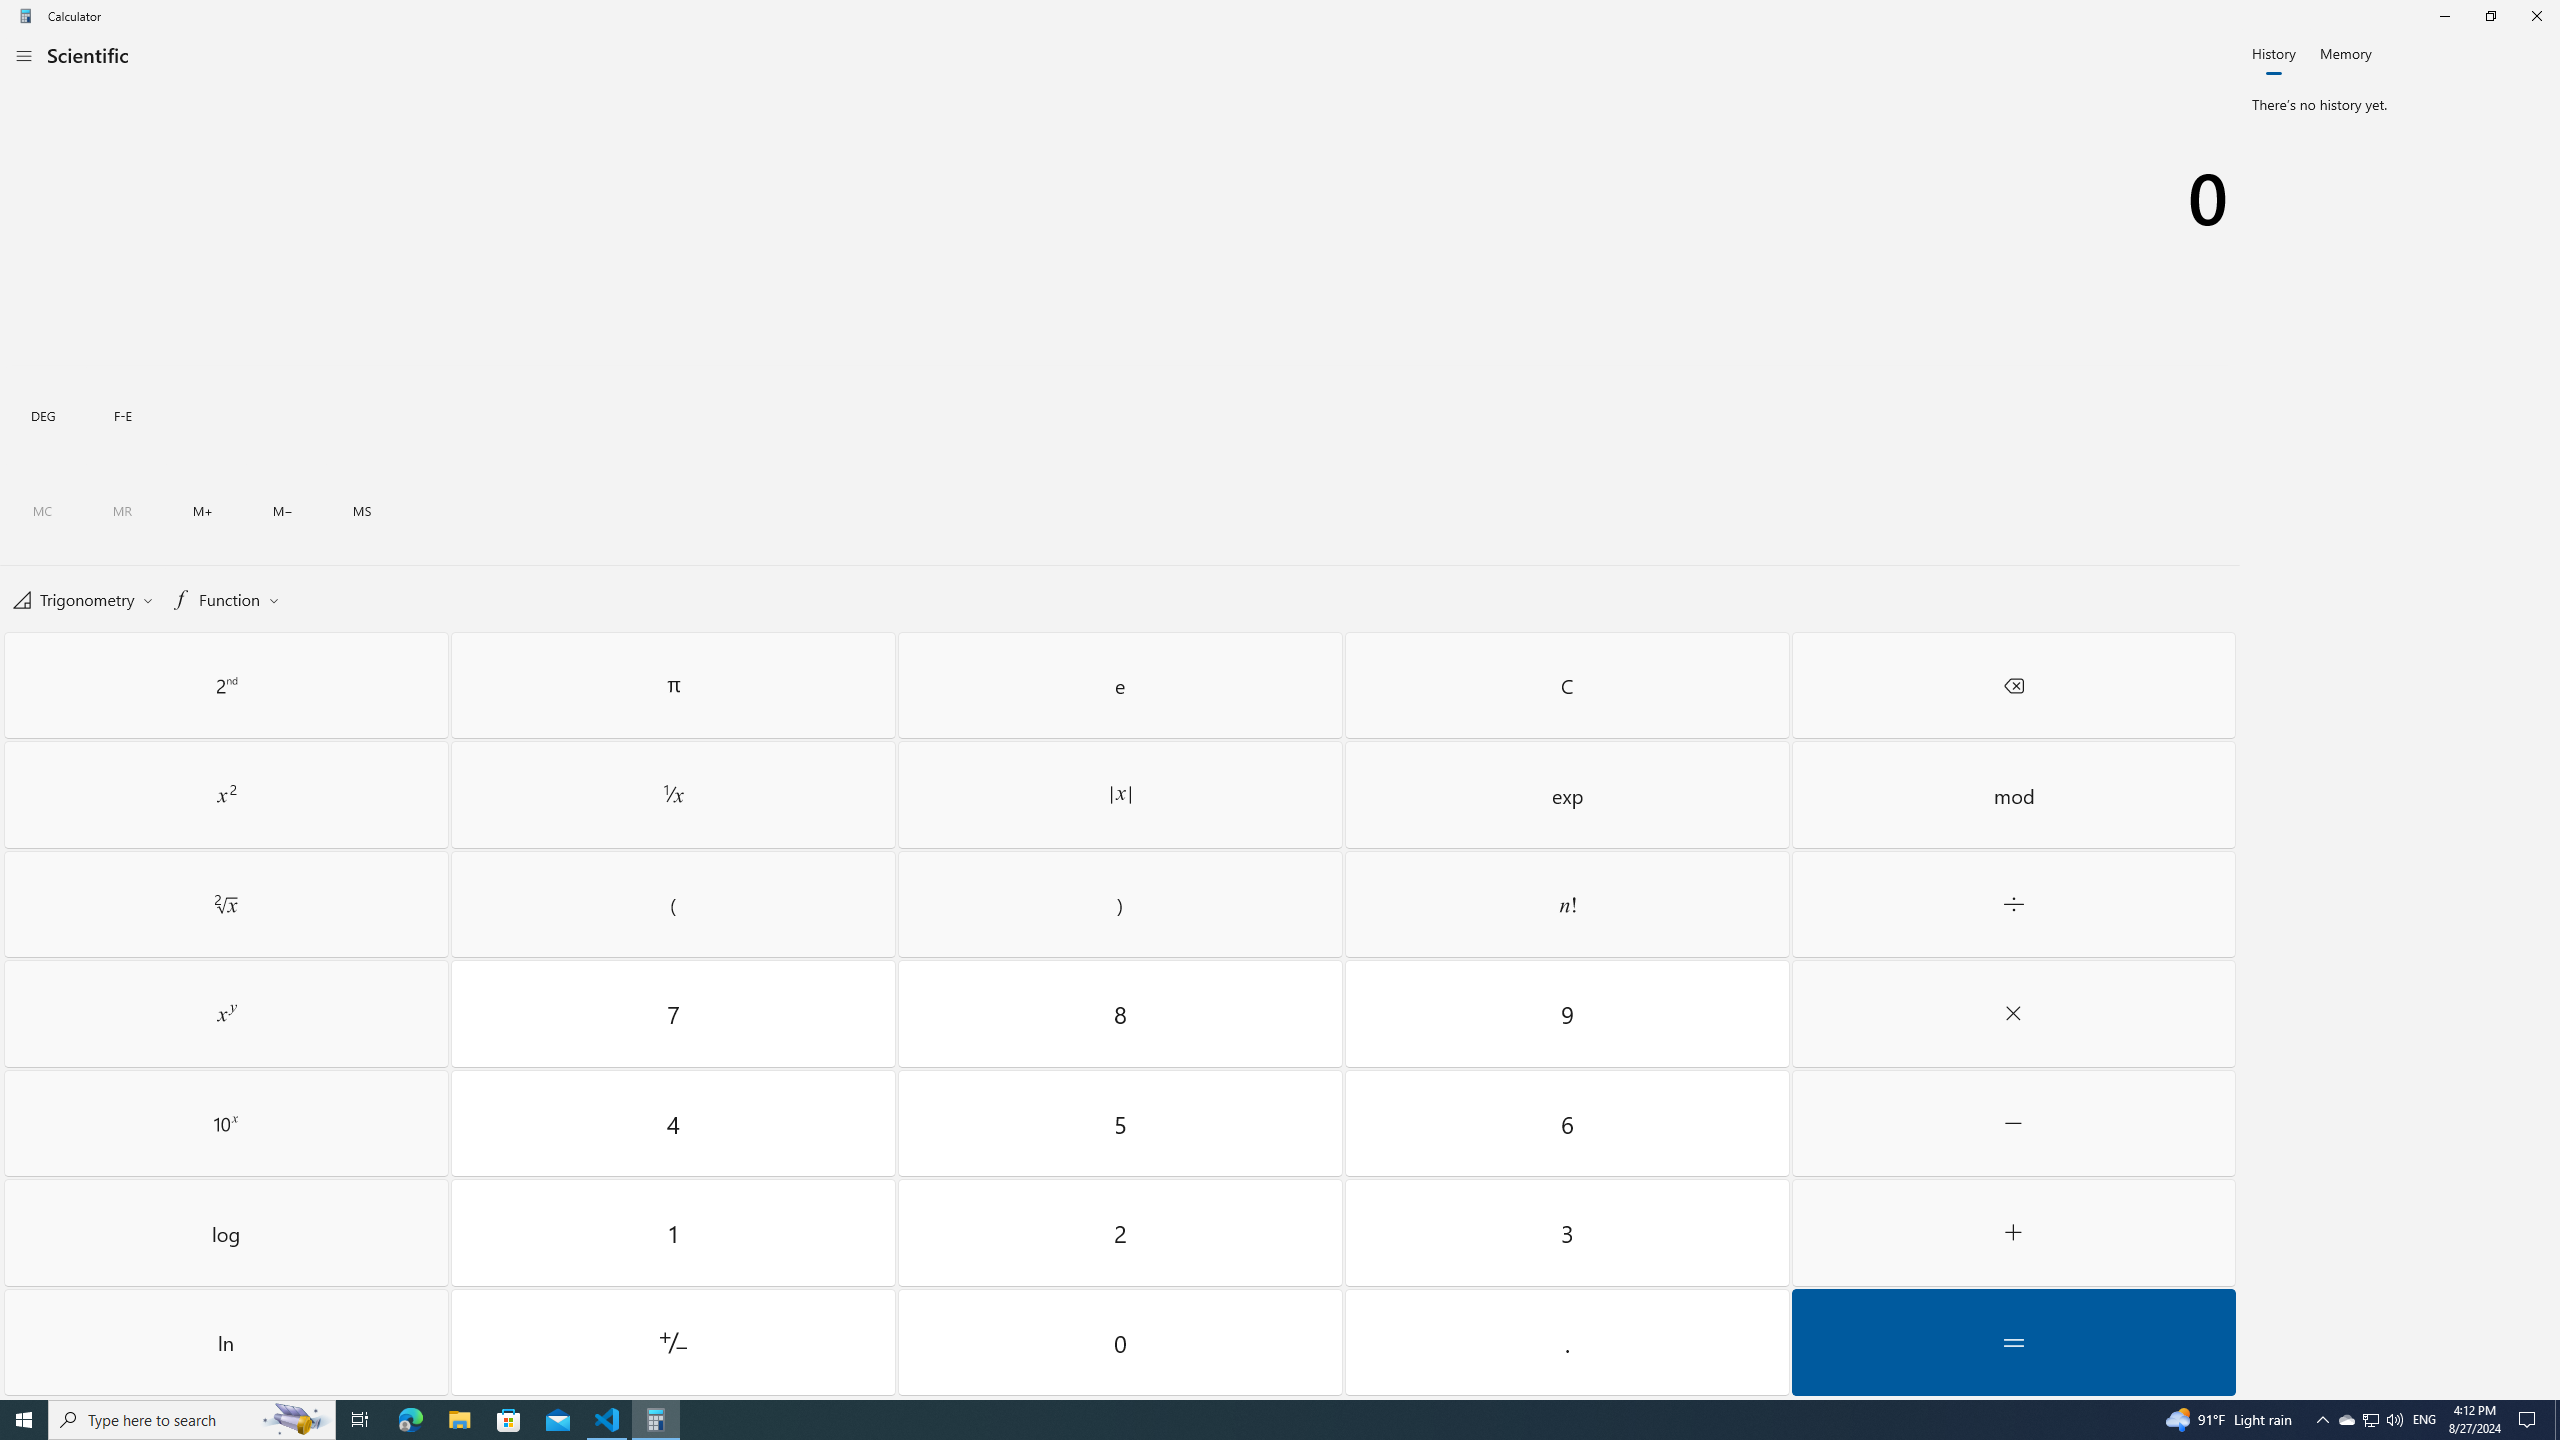  Describe the element at coordinates (2013, 794) in the screenshot. I see `'Modulo'` at that location.